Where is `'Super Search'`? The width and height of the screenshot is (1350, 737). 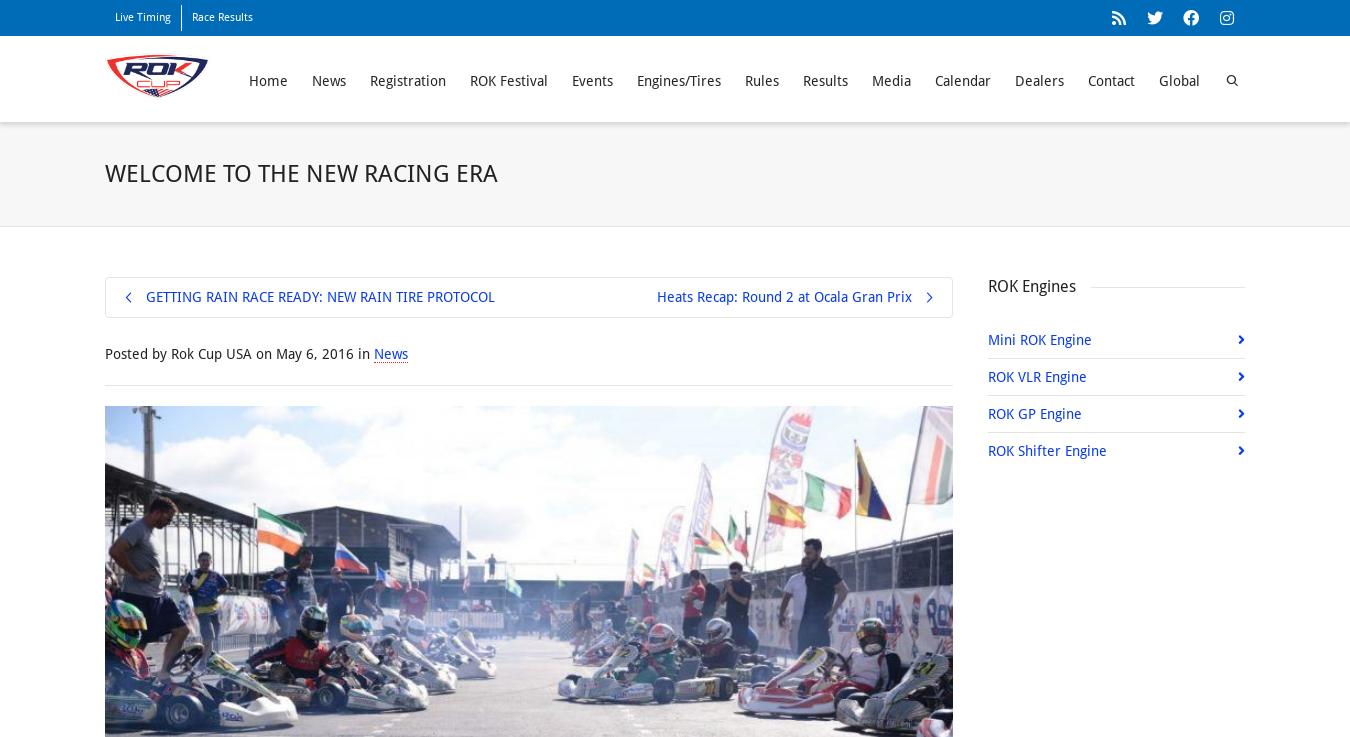 'Super Search' is located at coordinates (1133, 54).